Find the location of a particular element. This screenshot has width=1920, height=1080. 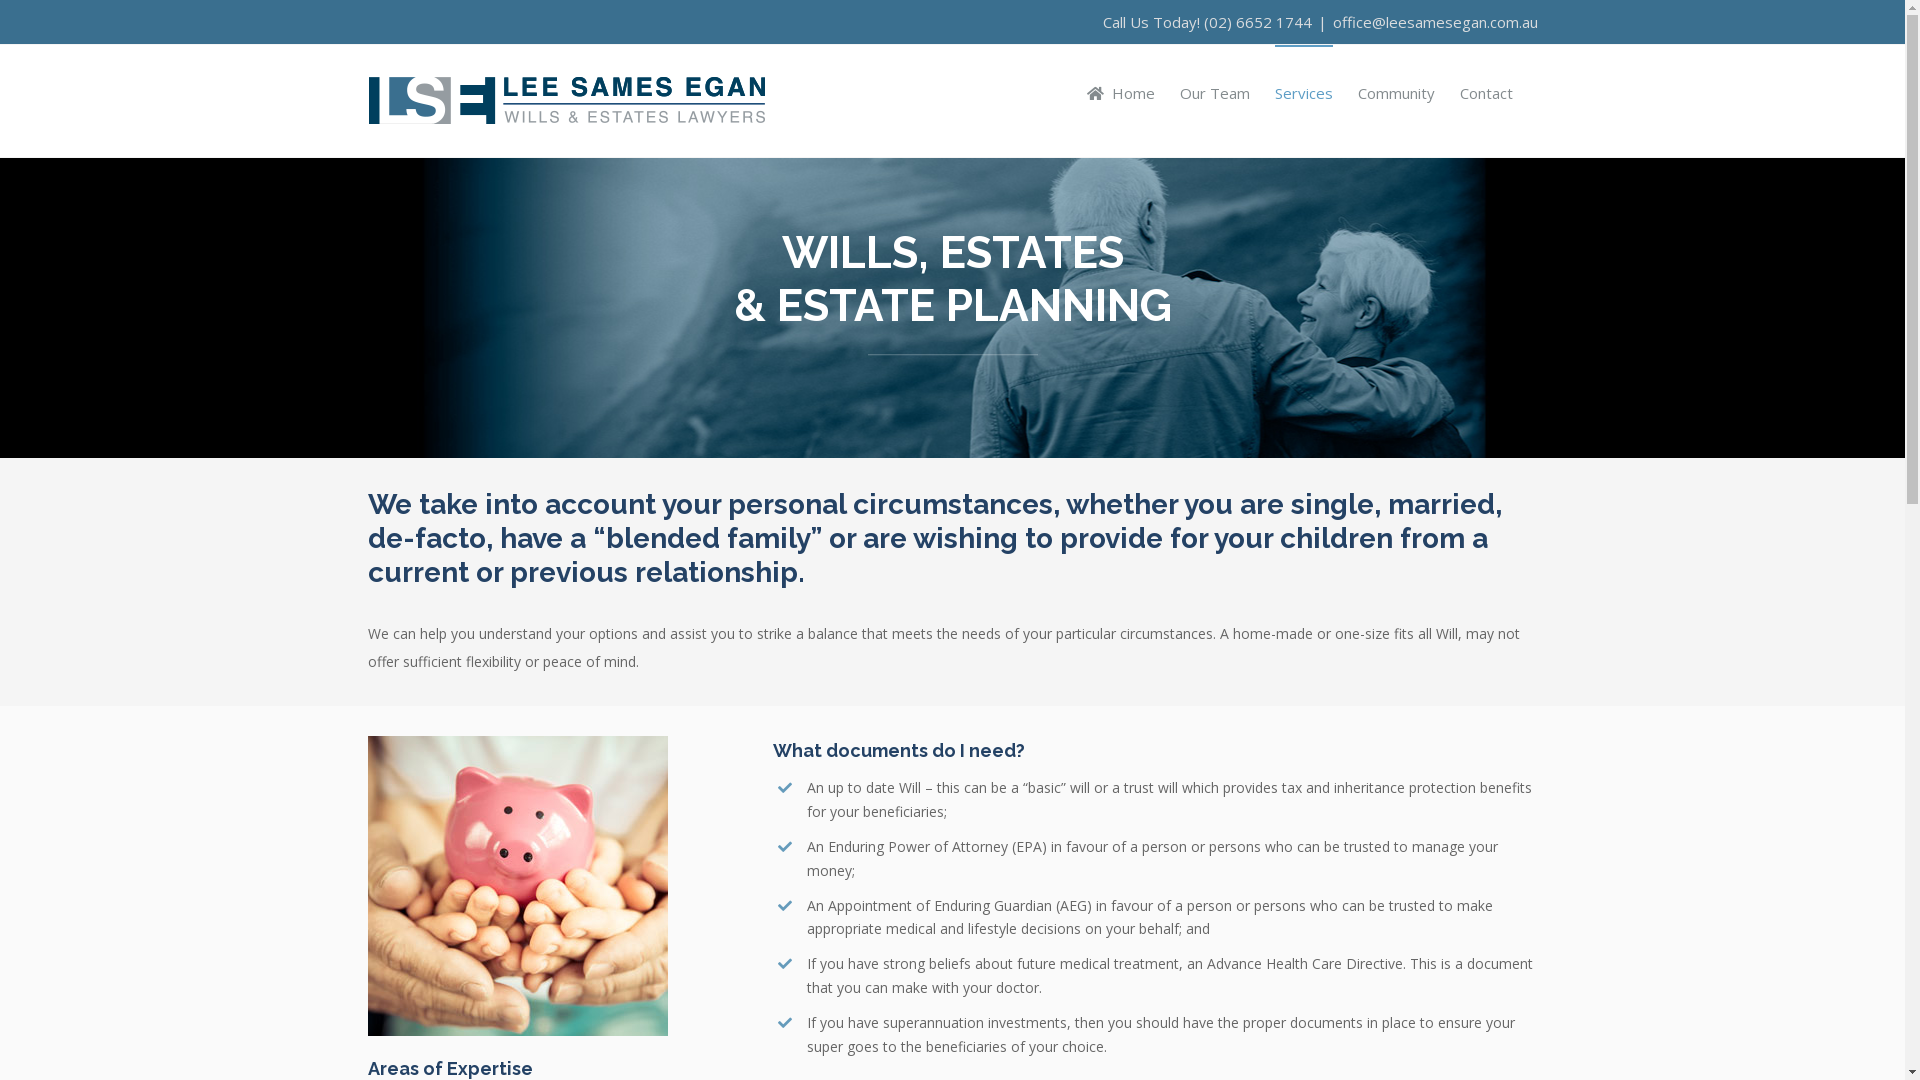

'Services' is located at coordinates (1302, 92).